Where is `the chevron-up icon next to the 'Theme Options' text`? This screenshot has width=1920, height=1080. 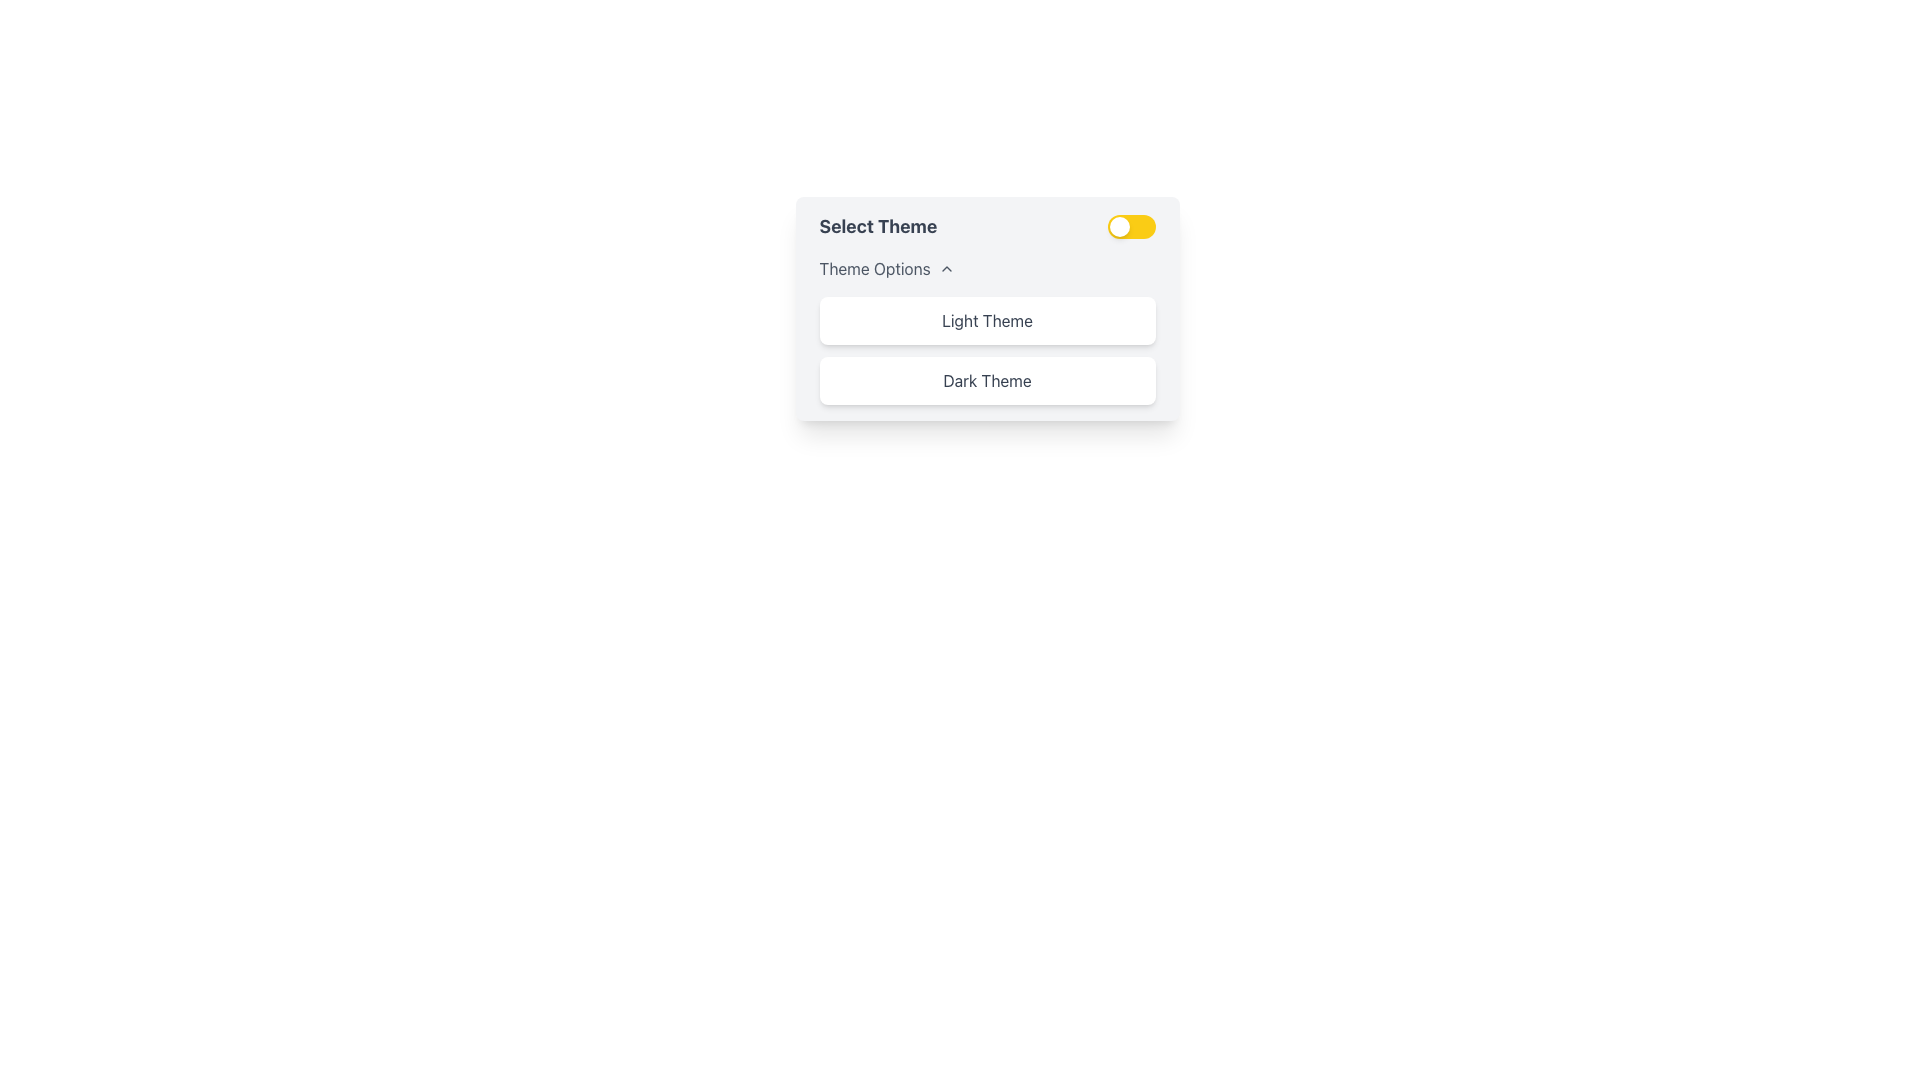
the chevron-up icon next to the 'Theme Options' text is located at coordinates (945, 268).